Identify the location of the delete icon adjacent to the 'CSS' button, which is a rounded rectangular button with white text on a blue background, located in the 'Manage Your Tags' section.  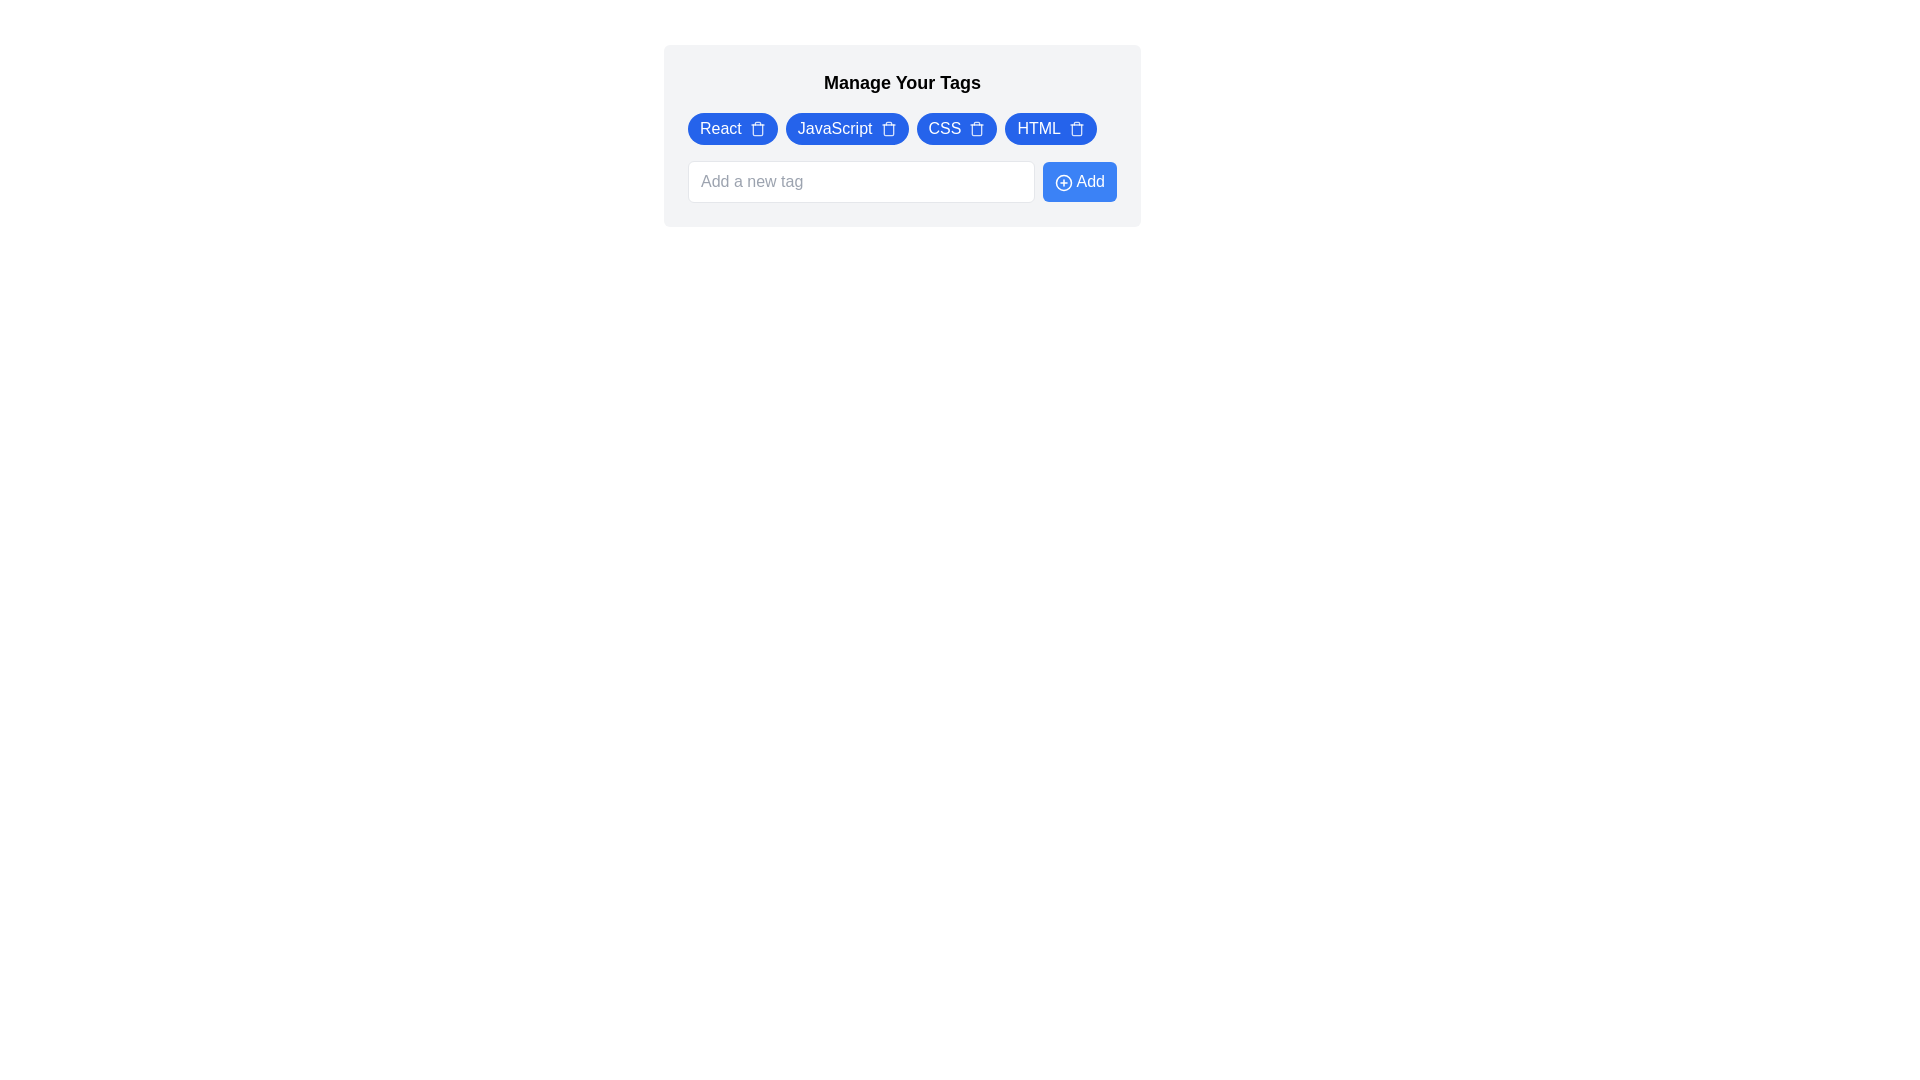
(955, 128).